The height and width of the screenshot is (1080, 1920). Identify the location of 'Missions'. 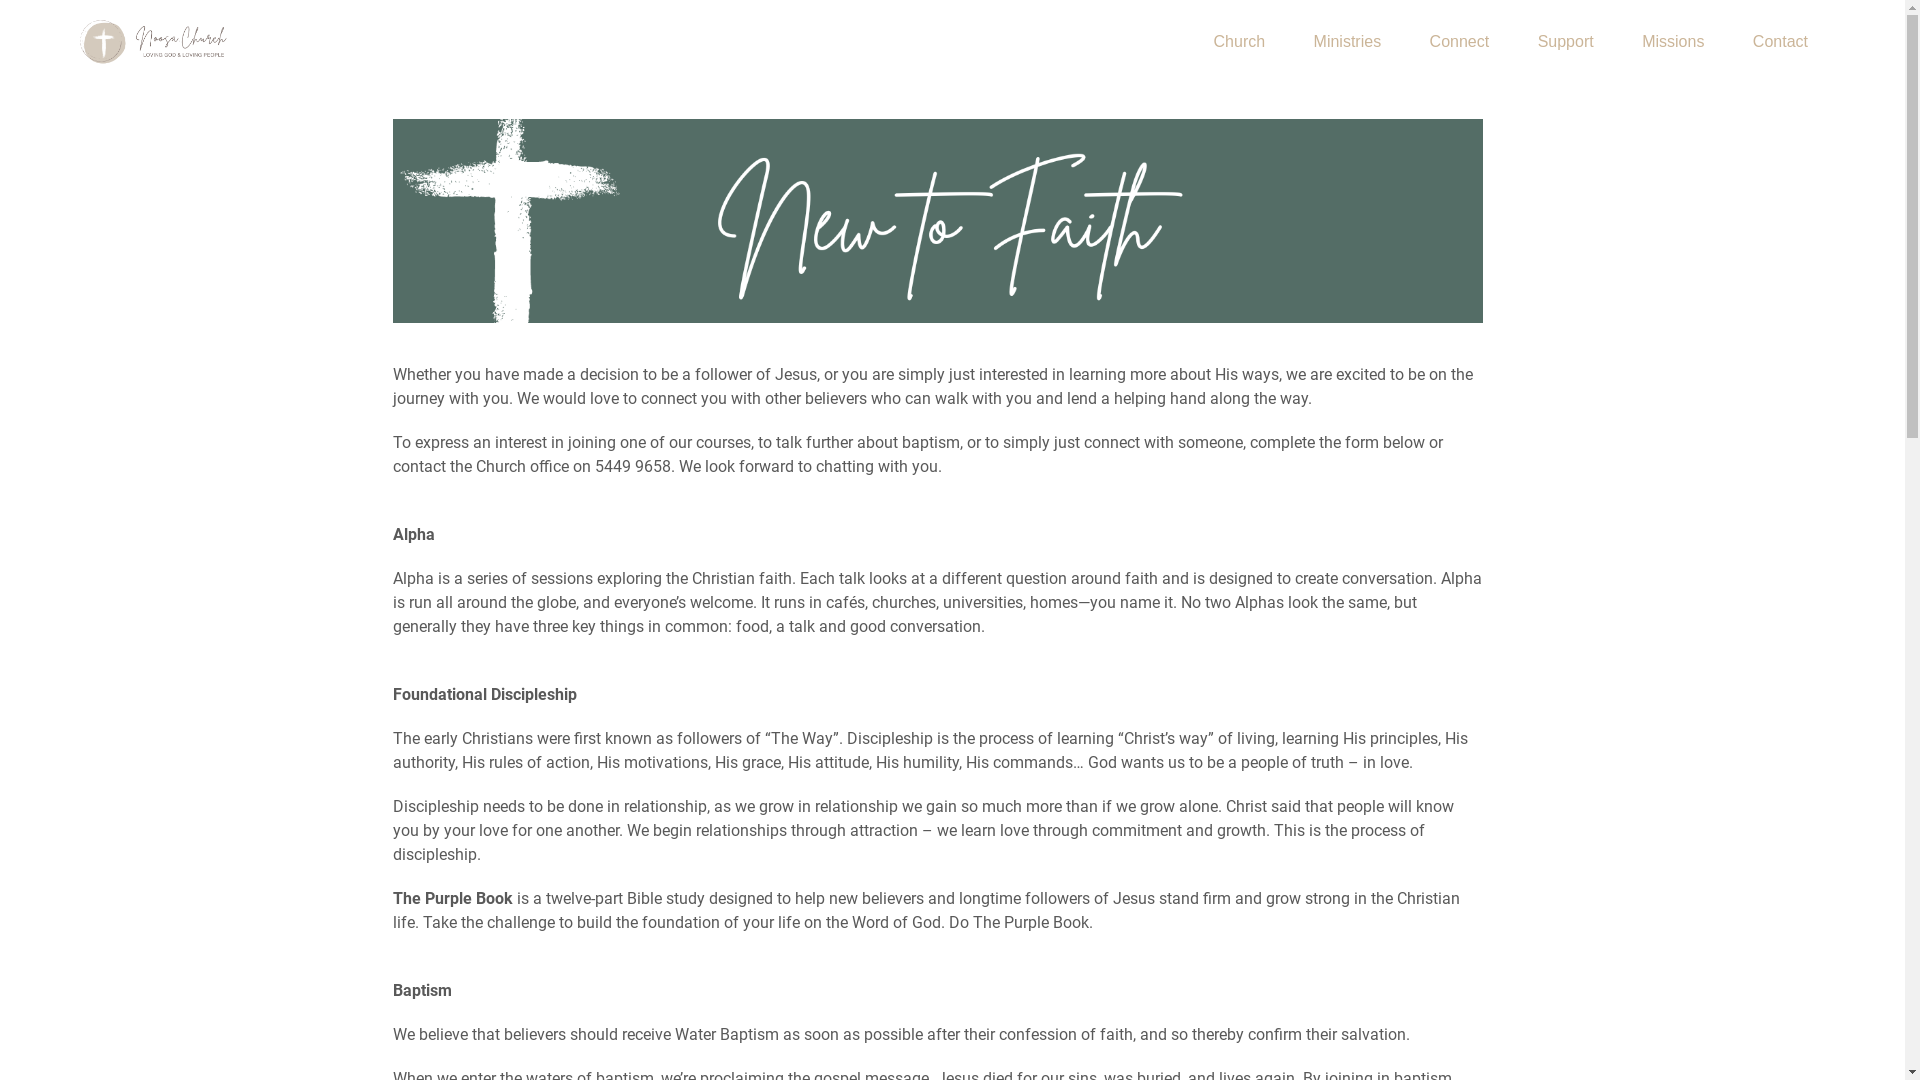
(1620, 42).